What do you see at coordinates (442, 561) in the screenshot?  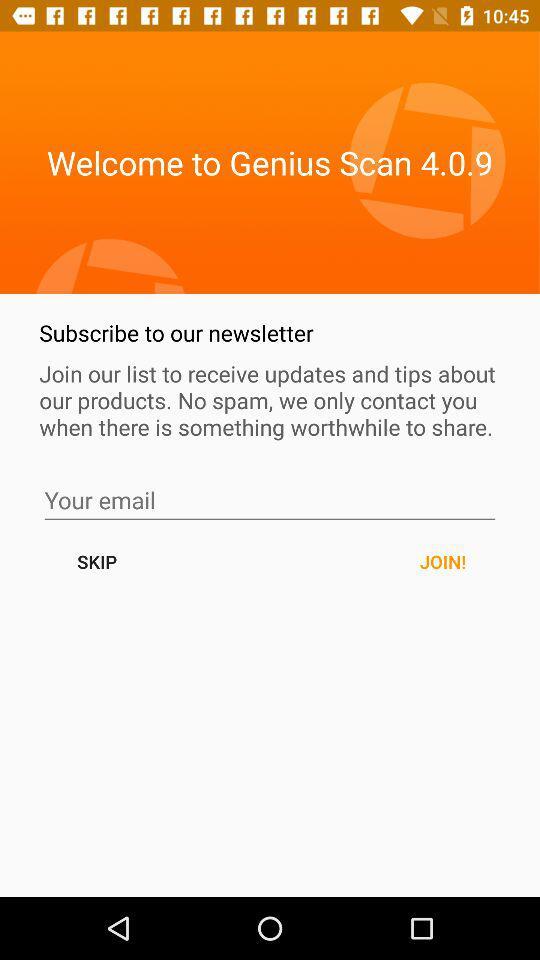 I see `the join! button` at bounding box center [442, 561].